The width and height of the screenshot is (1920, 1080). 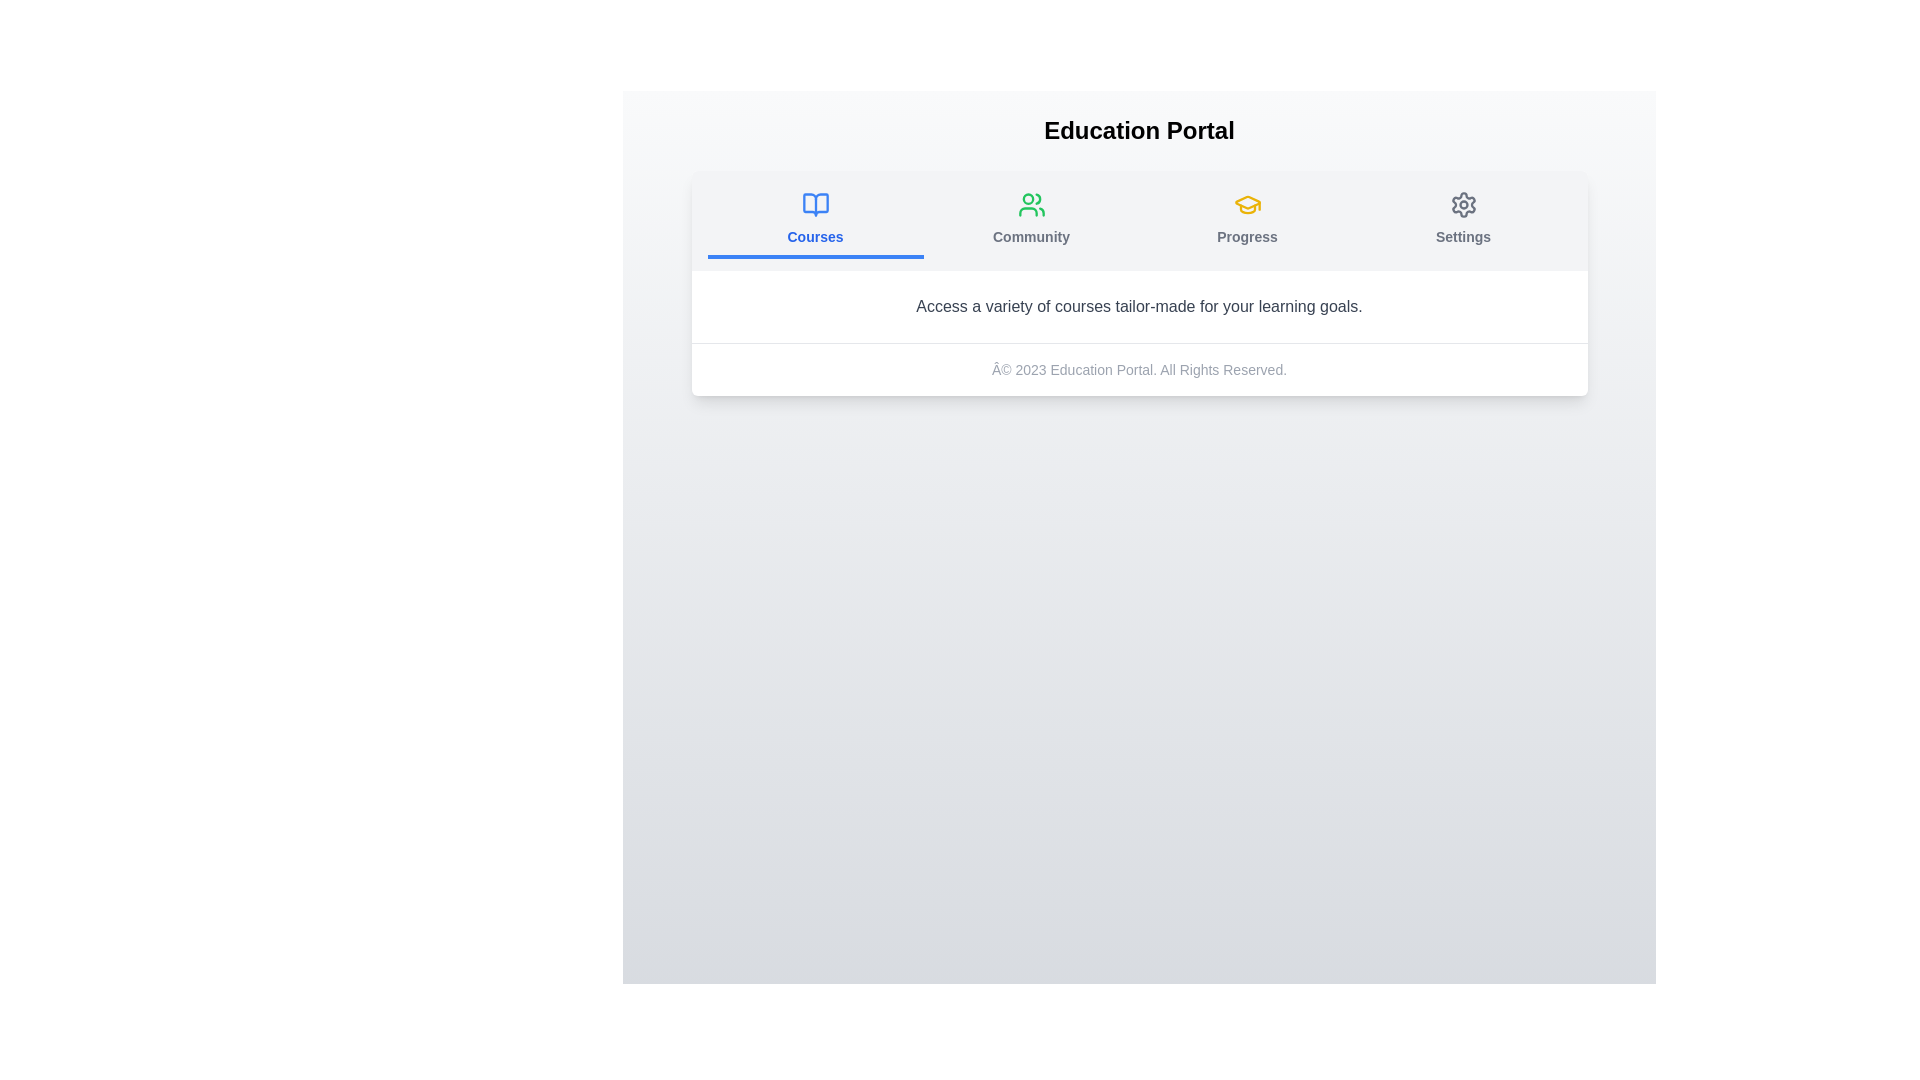 I want to click on the gear icon located in the top-right section of the interface, so click(x=1463, y=204).